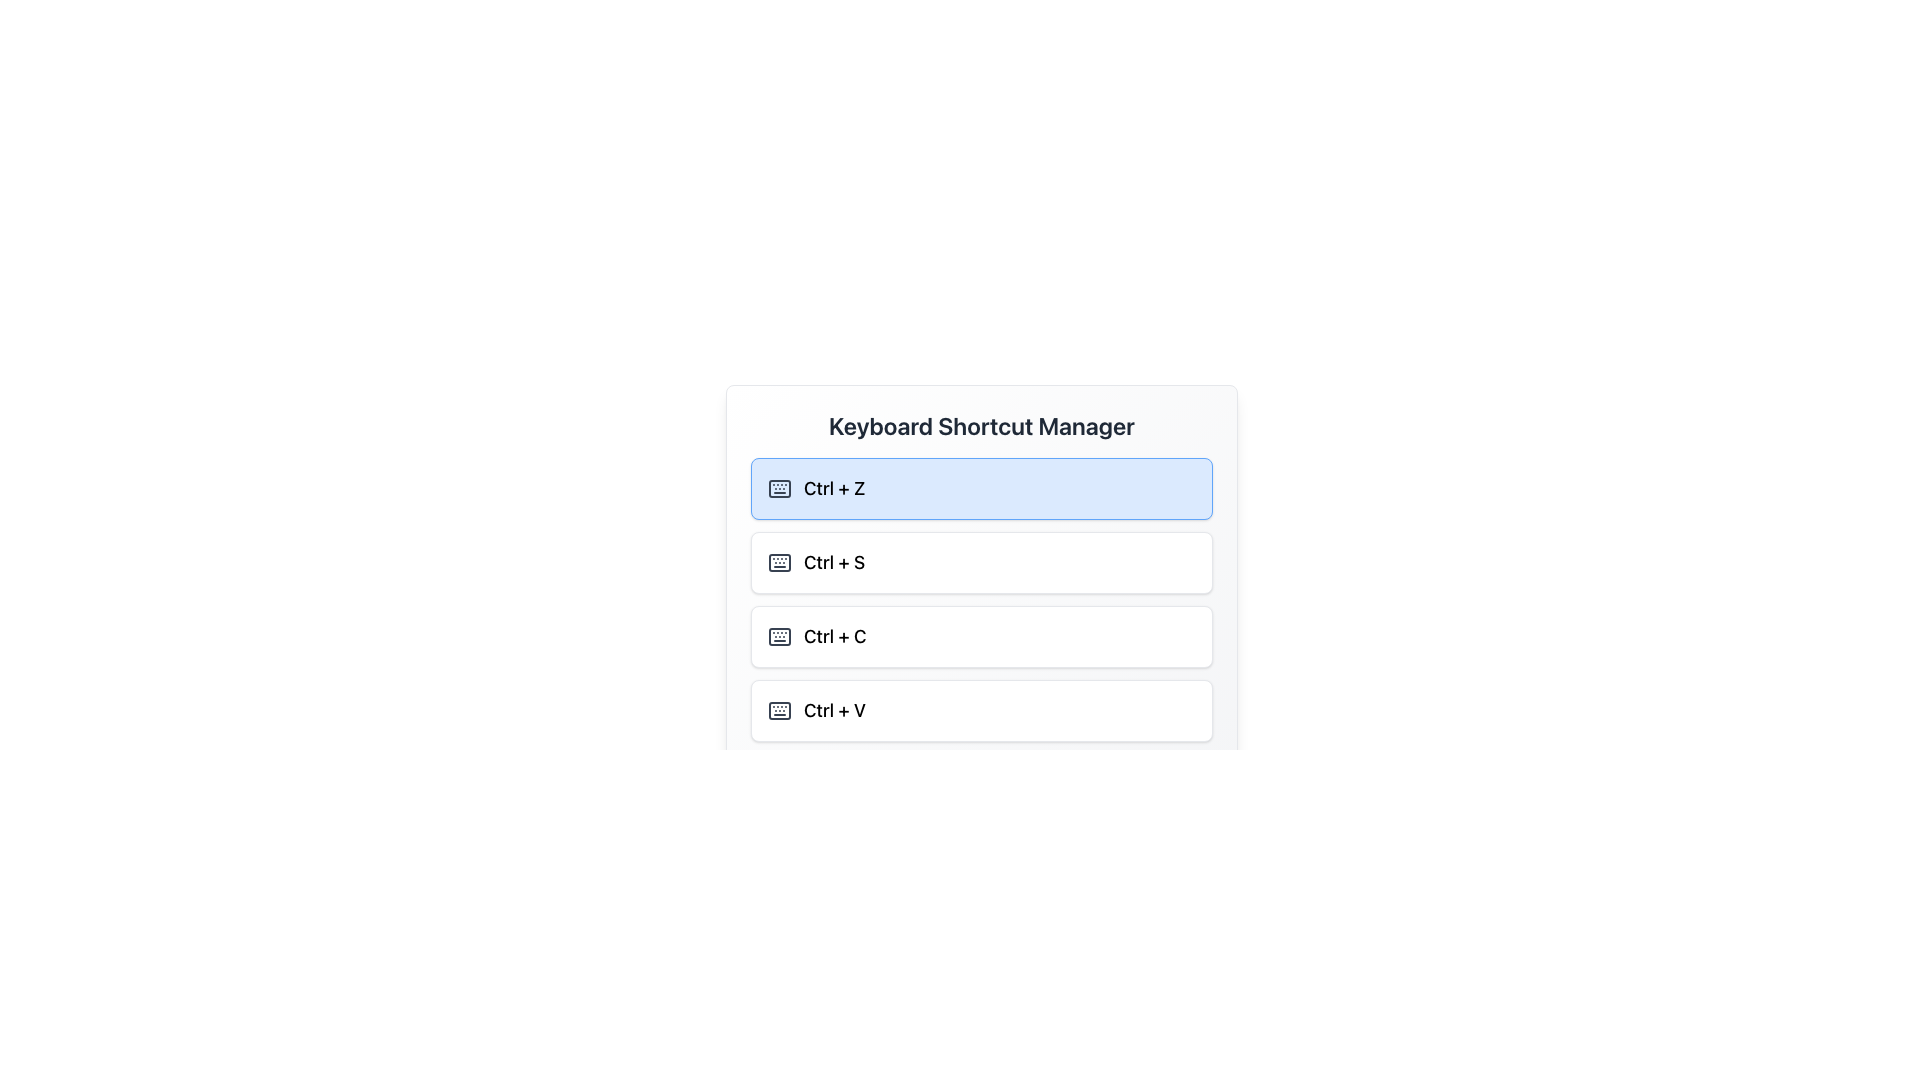 The width and height of the screenshot is (1920, 1080). What do you see at coordinates (982, 489) in the screenshot?
I see `the topmost entry in the vertical list of keyboard shortcuts labeled 'Ctrl + Z'` at bounding box center [982, 489].